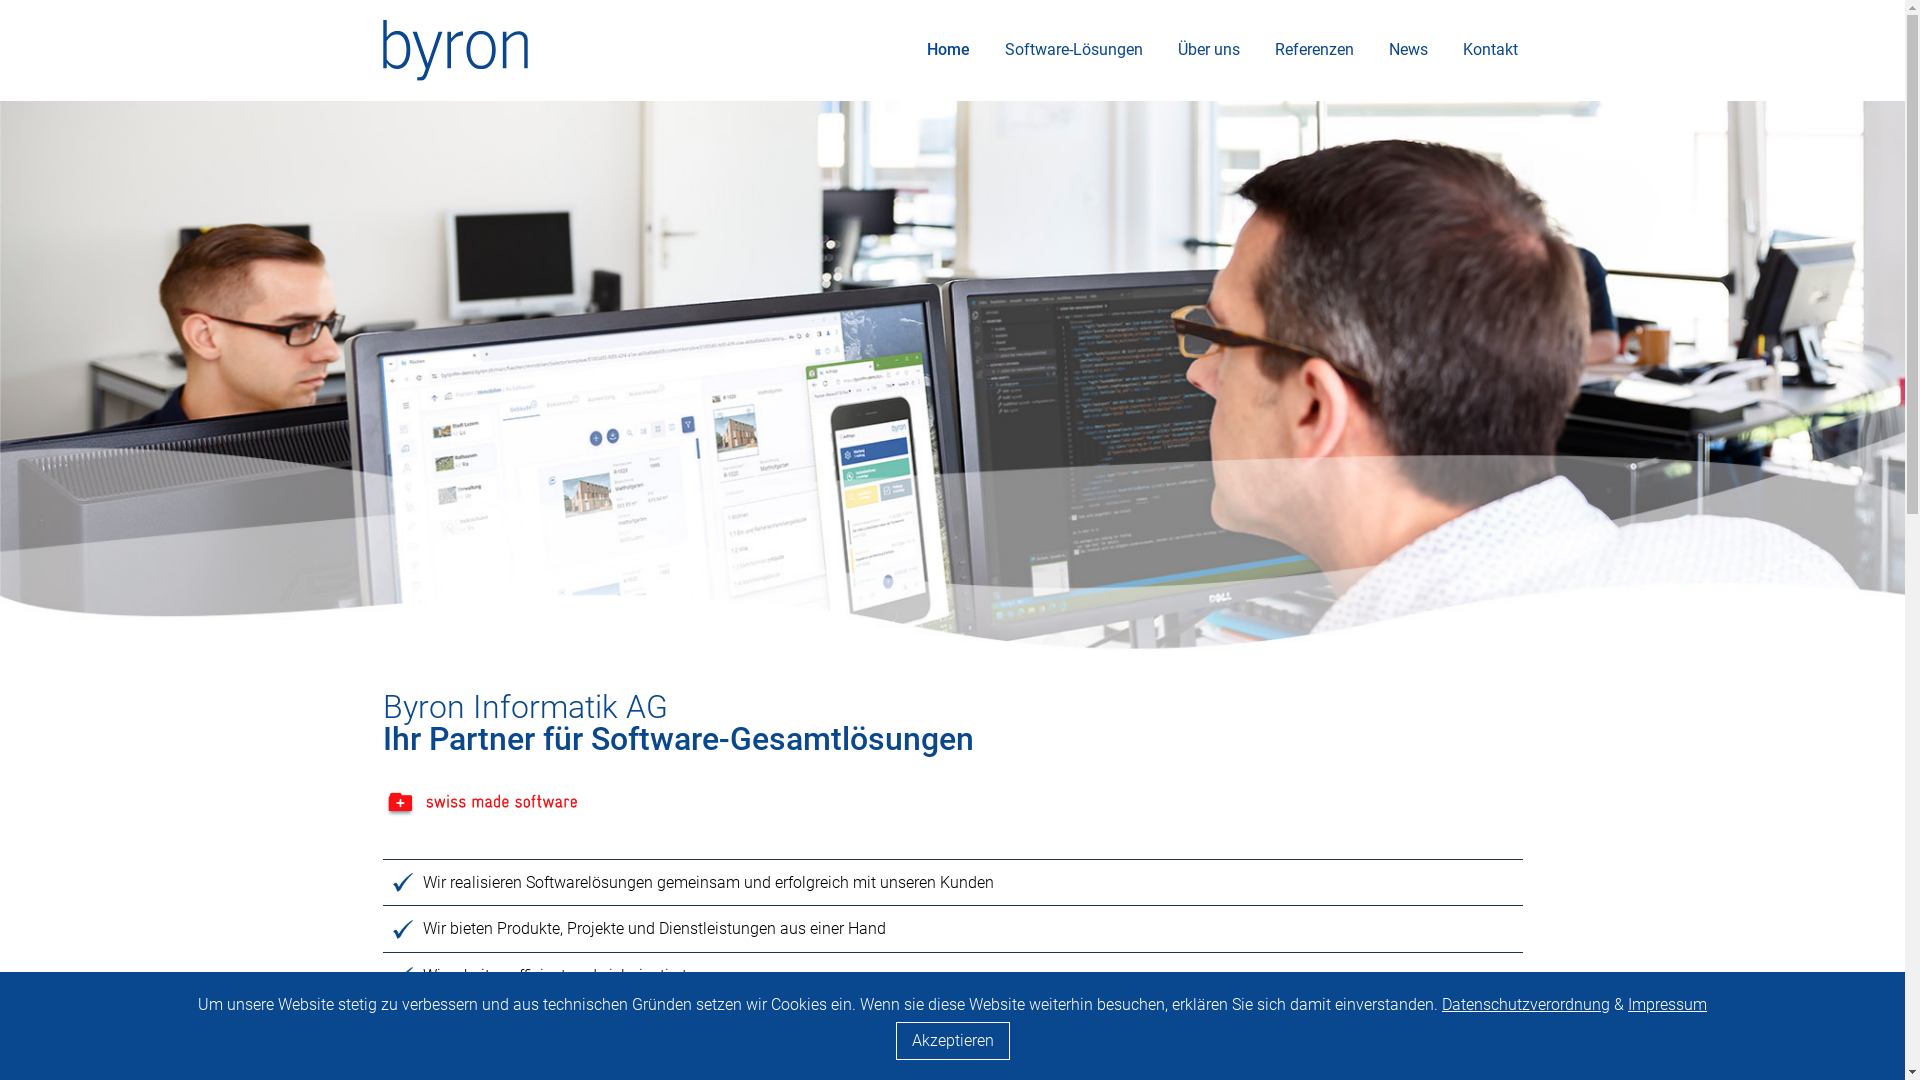  What do you see at coordinates (1490, 49) in the screenshot?
I see `'Kontakt'` at bounding box center [1490, 49].